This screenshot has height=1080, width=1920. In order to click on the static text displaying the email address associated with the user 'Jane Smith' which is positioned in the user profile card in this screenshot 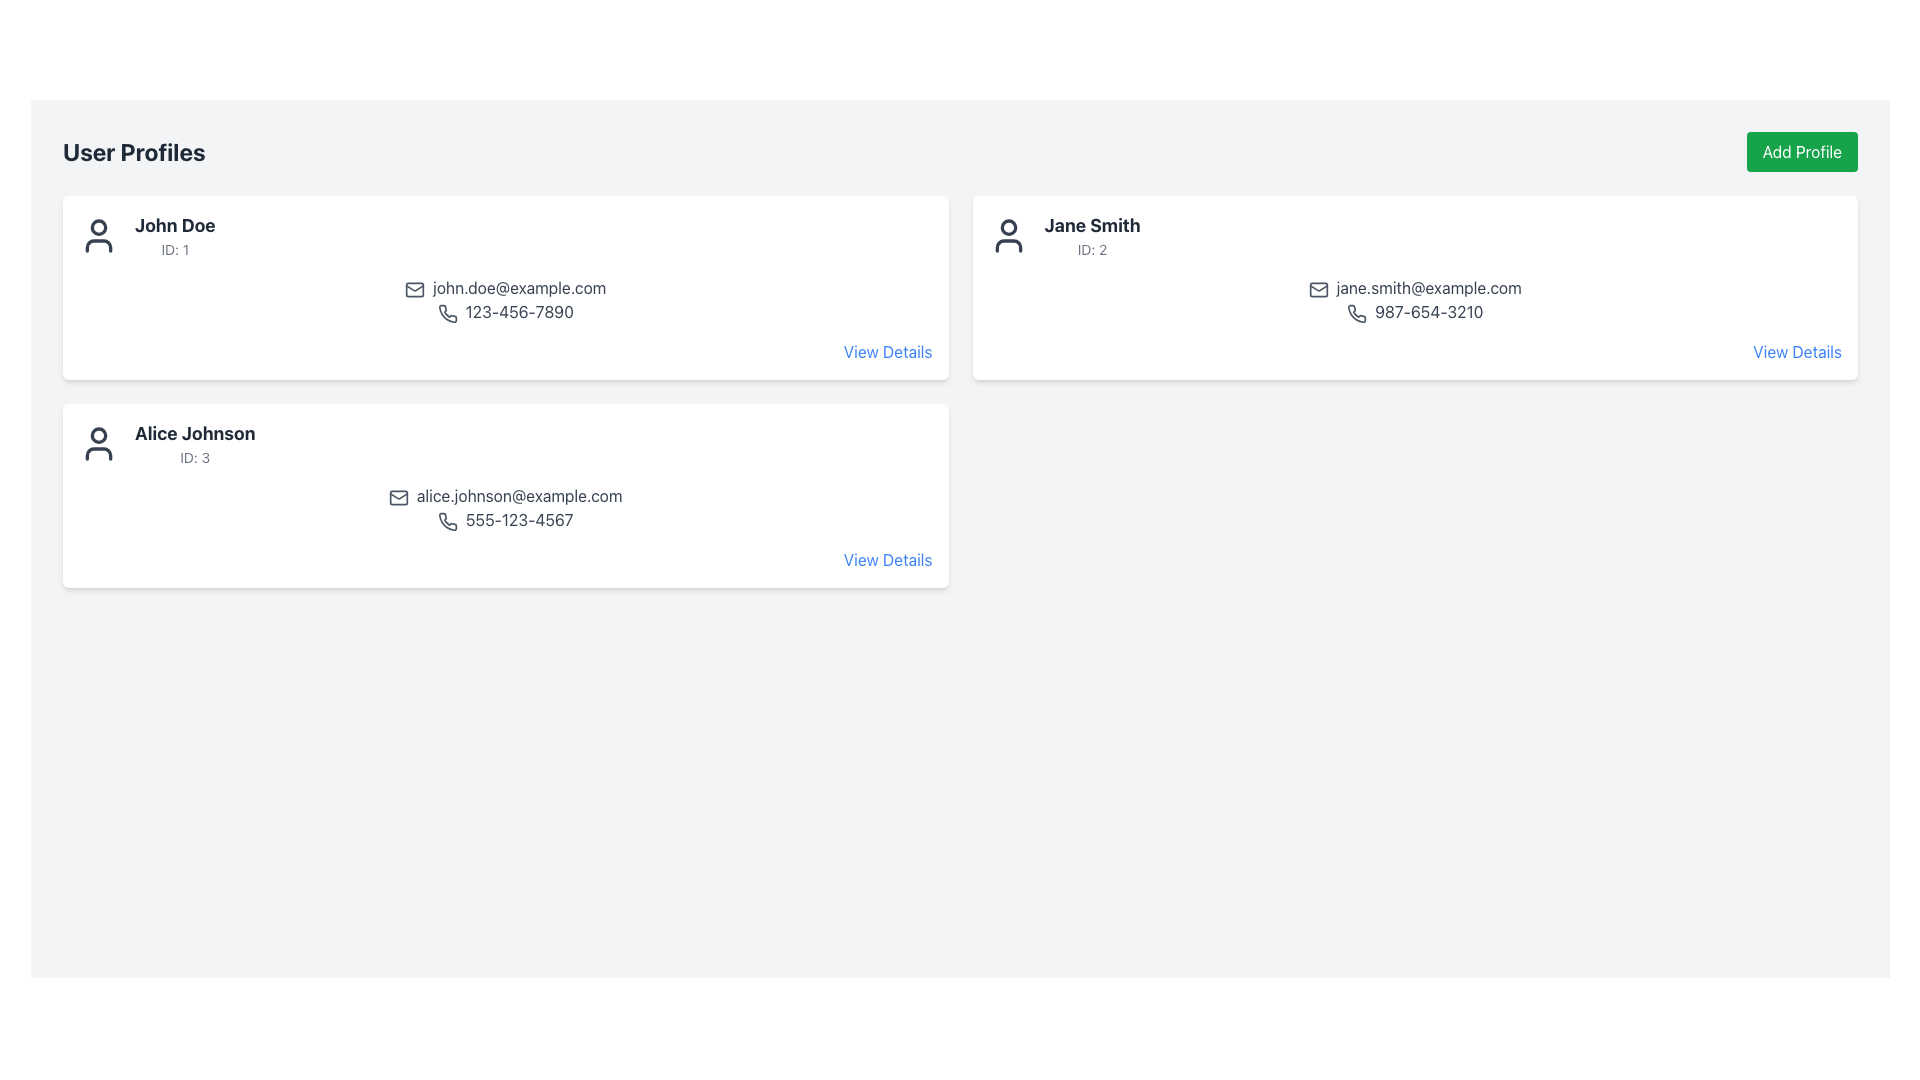, I will do `click(1414, 288)`.